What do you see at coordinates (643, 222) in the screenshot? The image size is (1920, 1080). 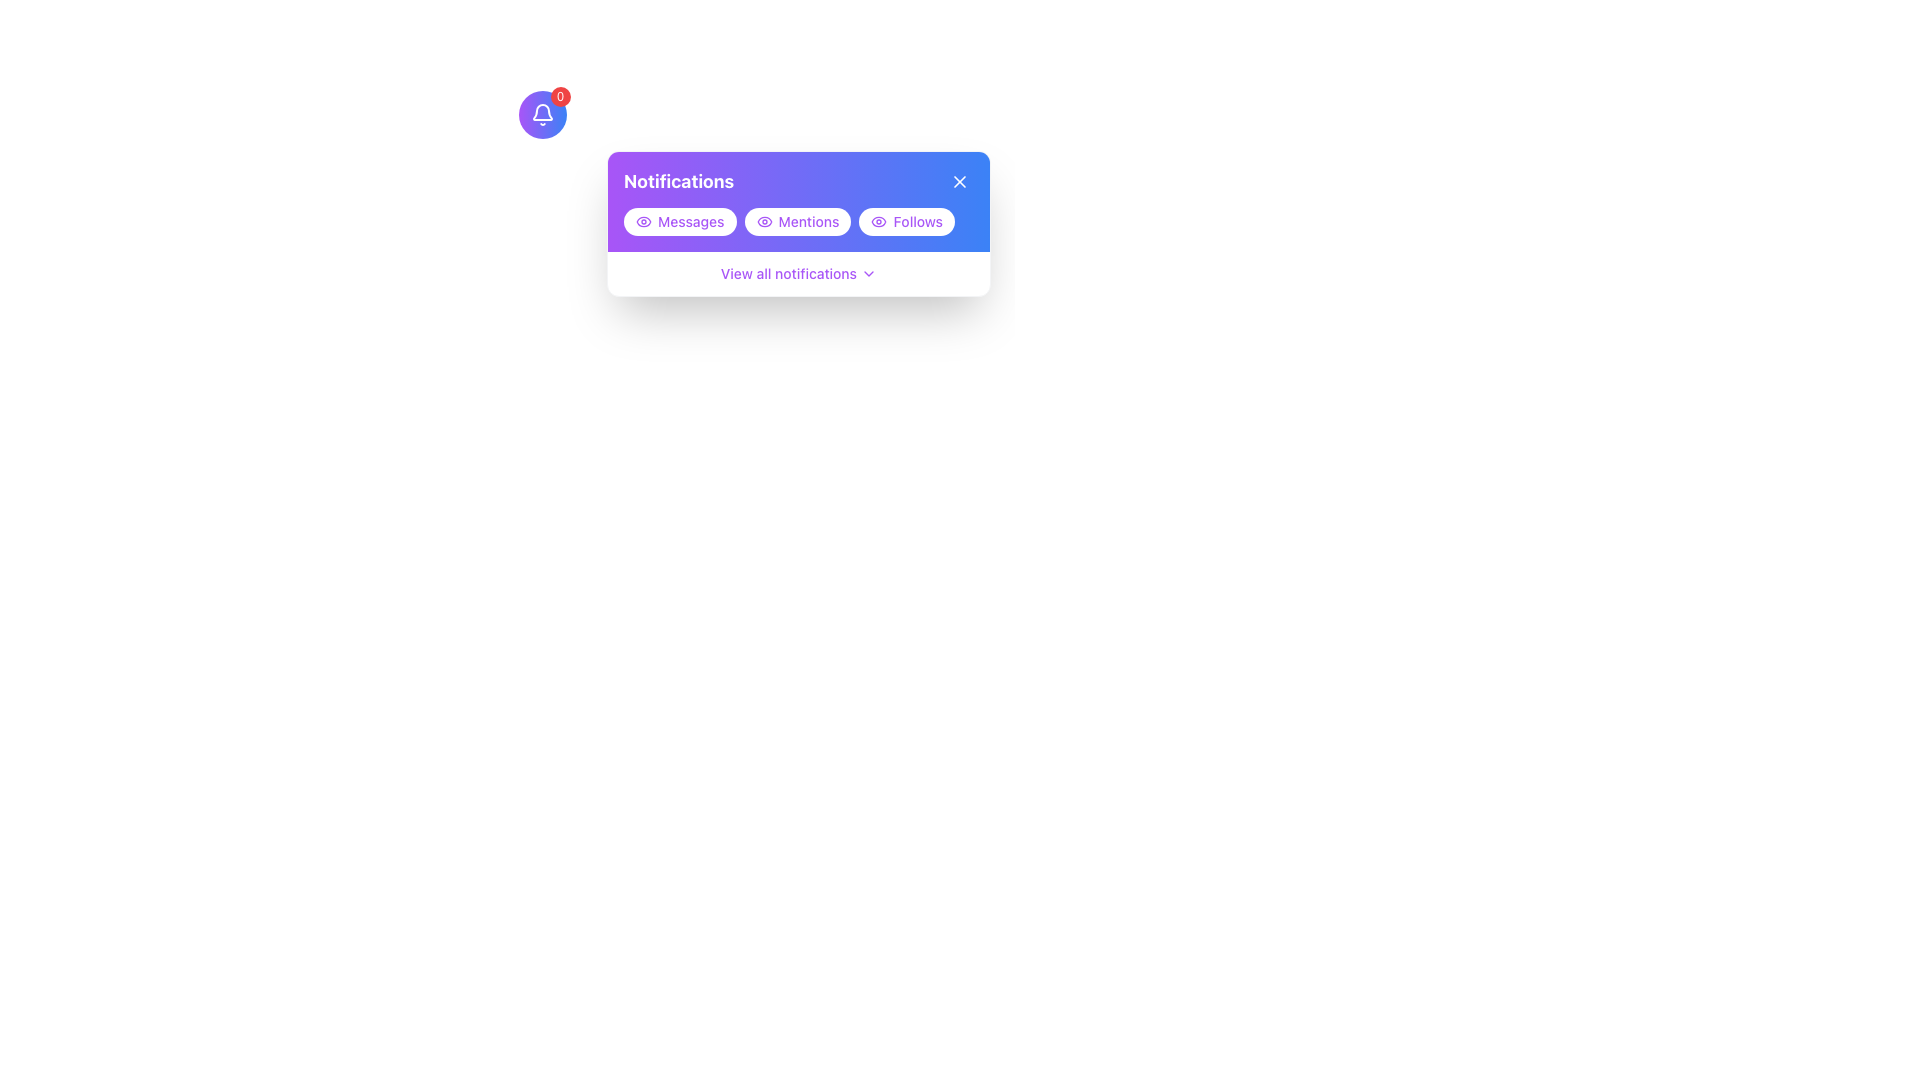 I see `the eye icon representing visibility within the 'Messages' button in the 'Notifications' card` at bounding box center [643, 222].